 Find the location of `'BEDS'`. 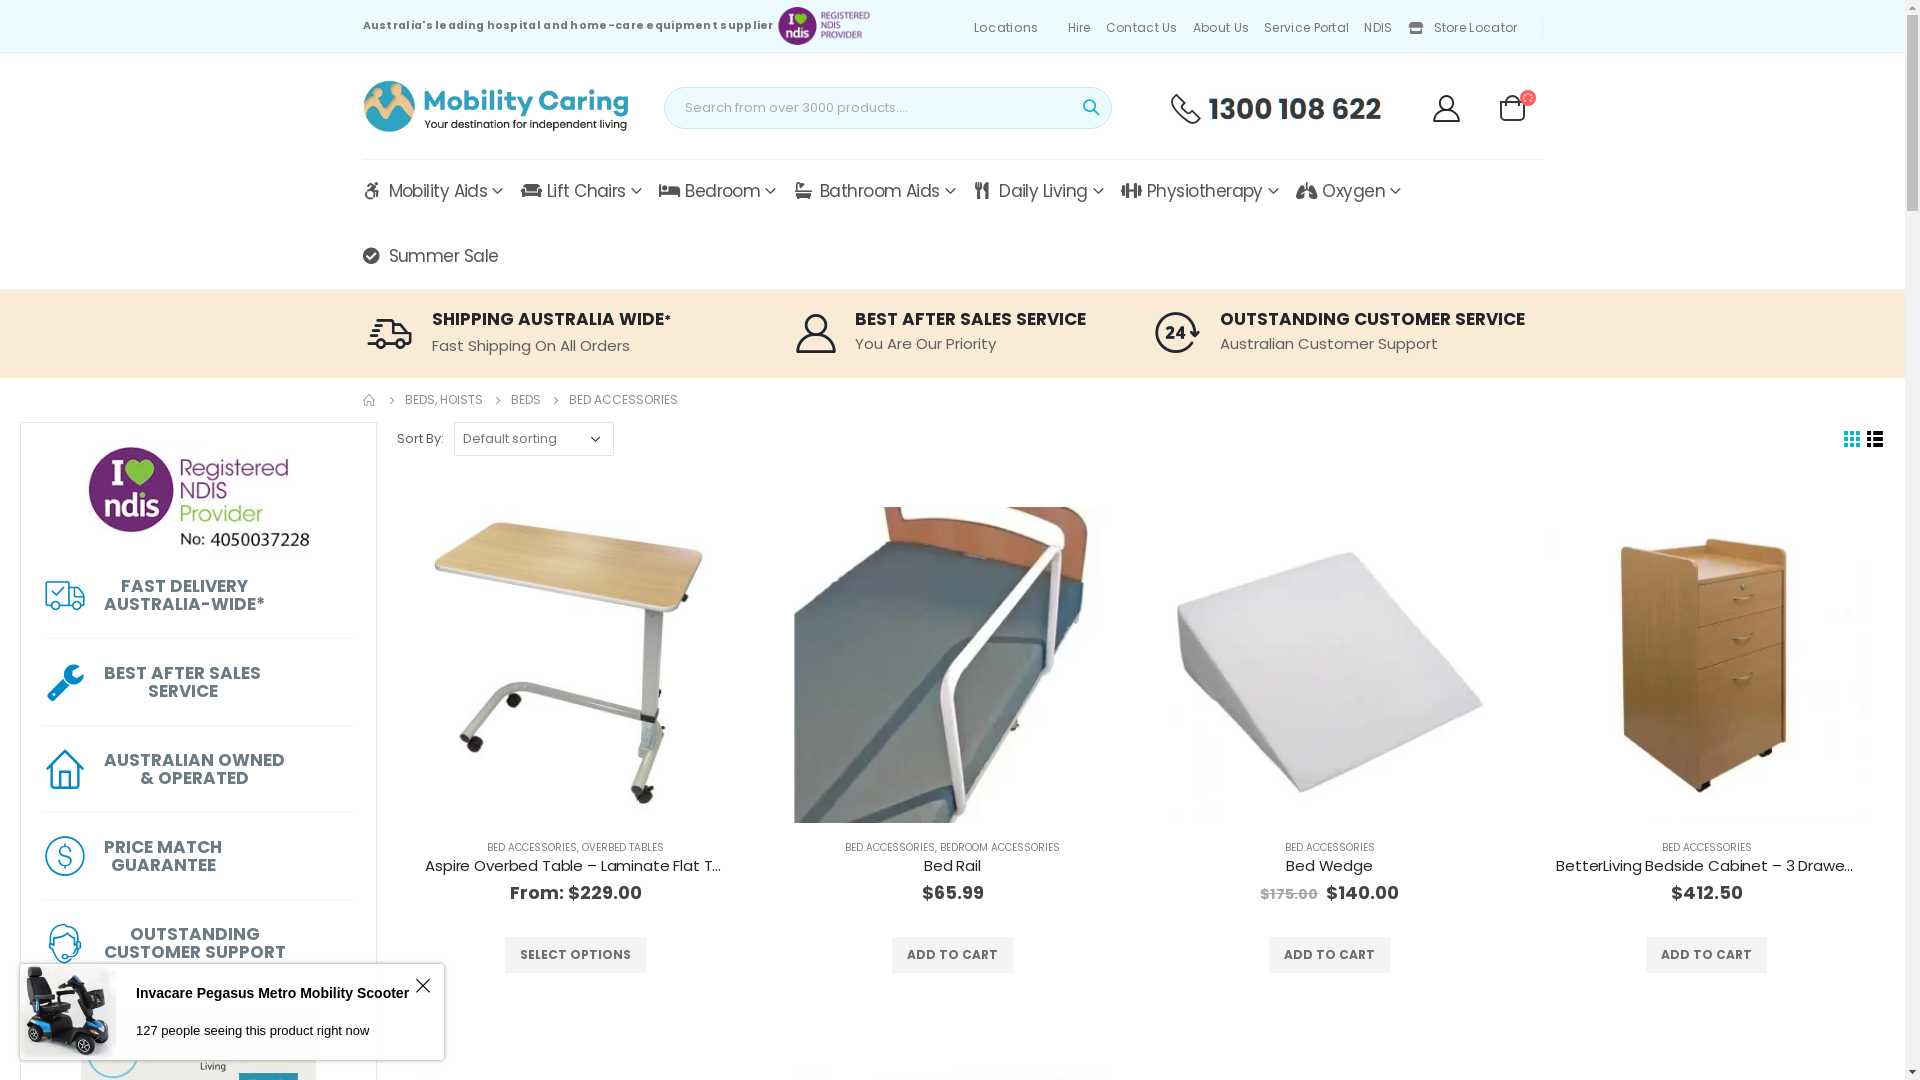

'BEDS' is located at coordinates (524, 400).